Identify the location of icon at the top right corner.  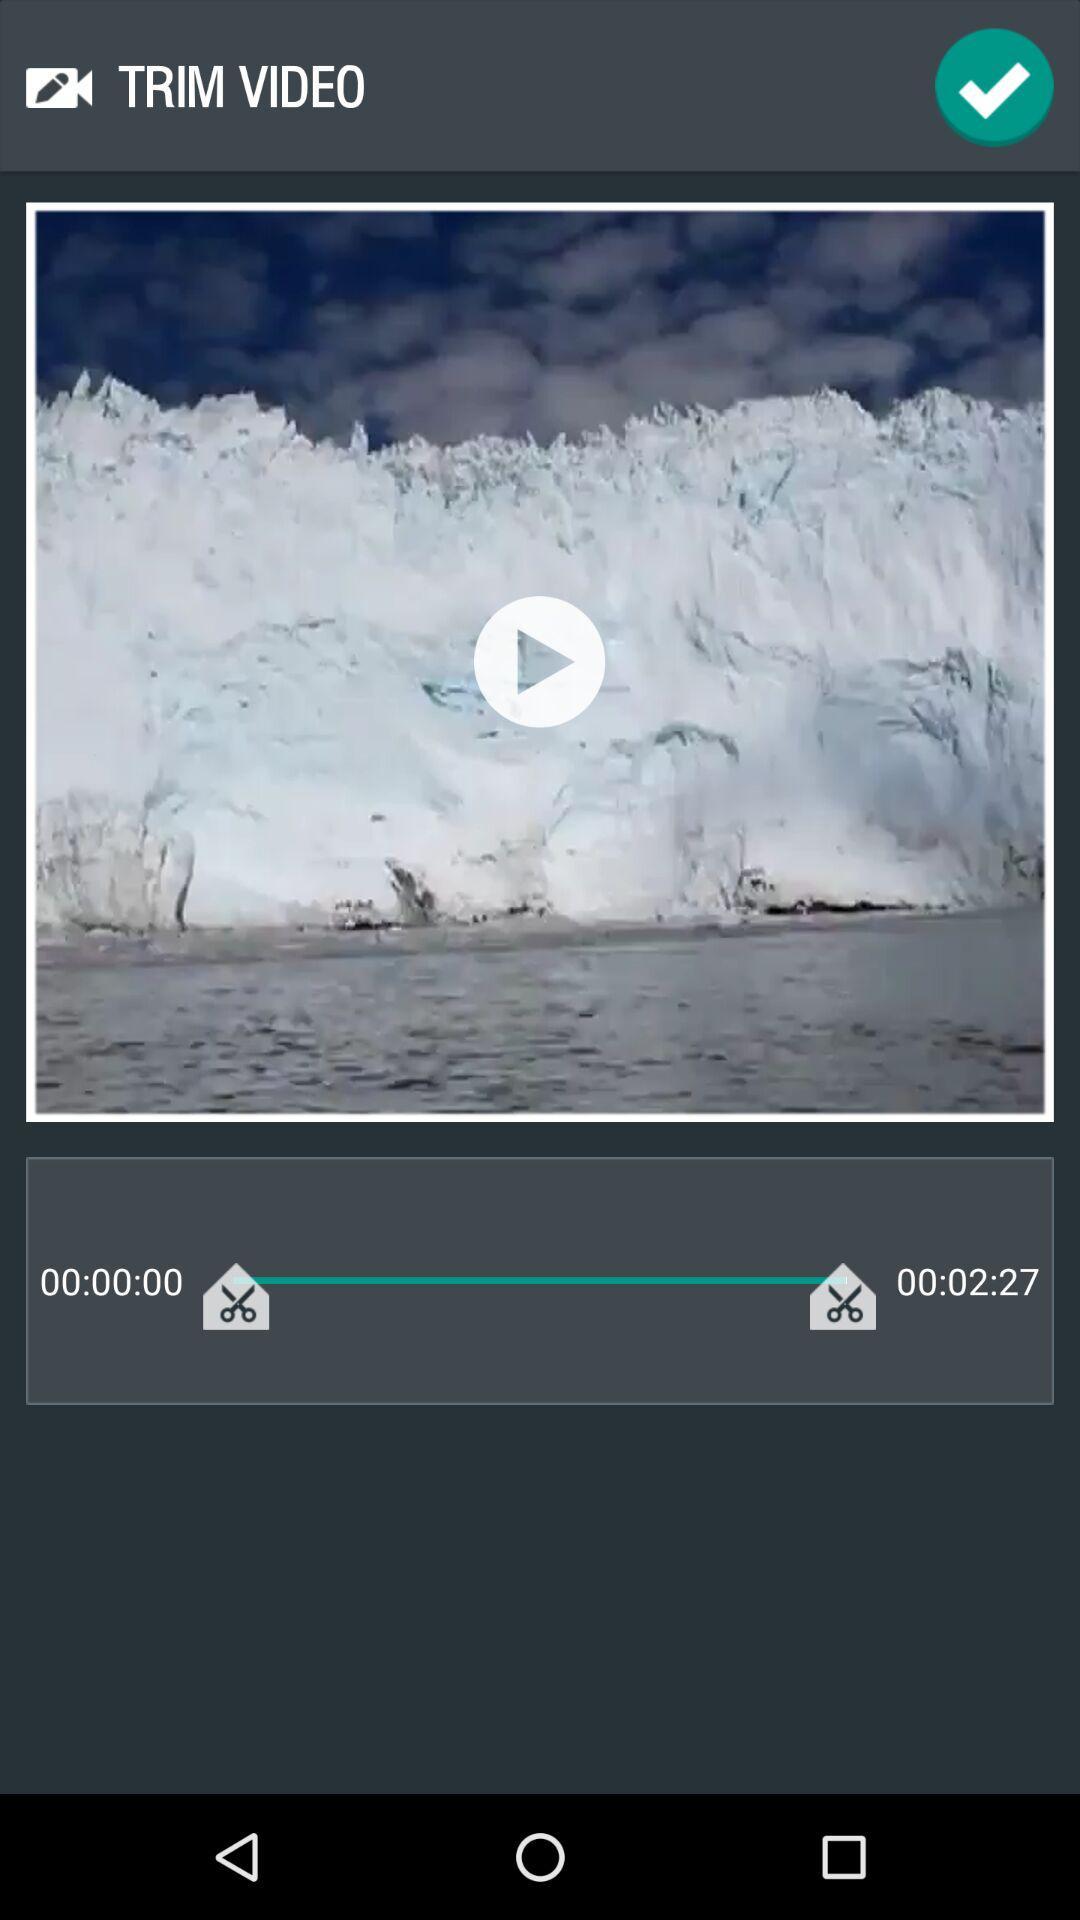
(994, 86).